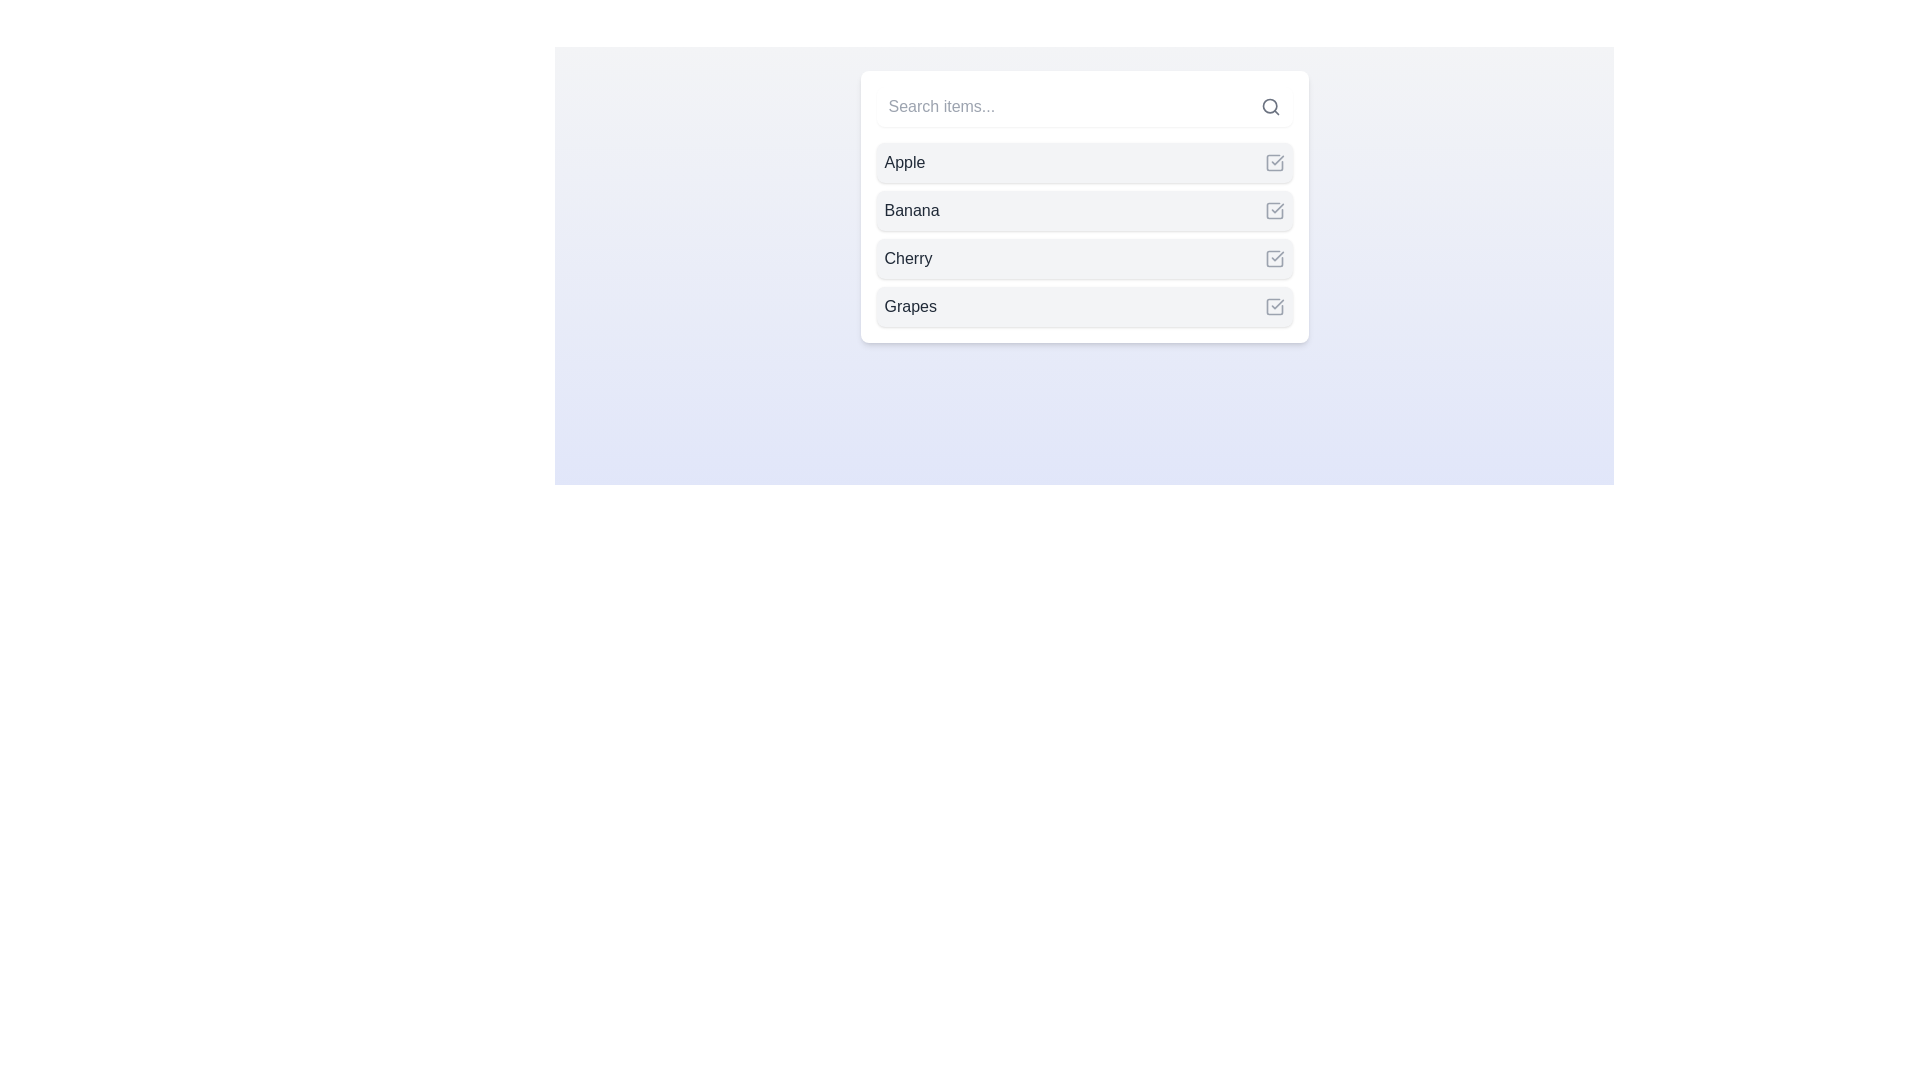  What do you see at coordinates (907, 257) in the screenshot?
I see `the text label displaying 'Cherry', which is styled in dark gray and located in a rectangular section with rounded corners` at bounding box center [907, 257].